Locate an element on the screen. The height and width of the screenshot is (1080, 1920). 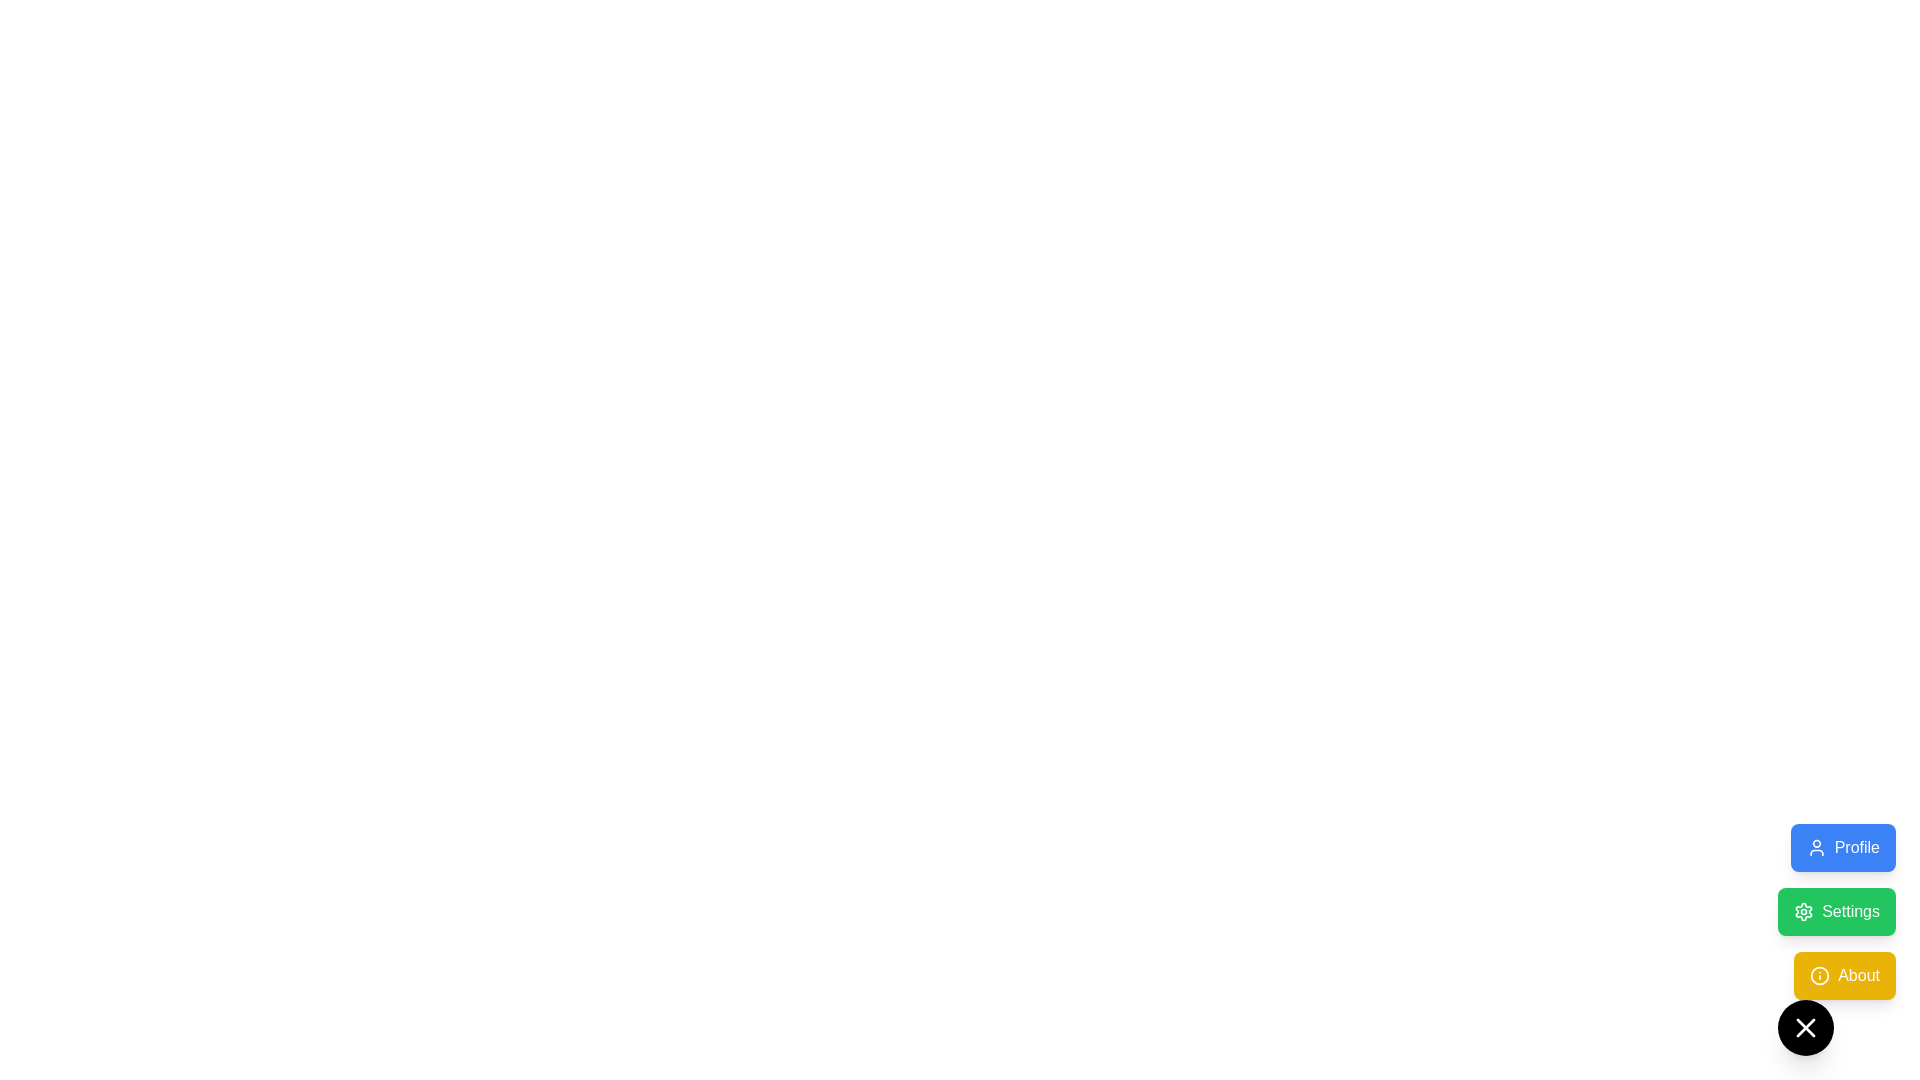
the 'Profile' icon located on the left side of the text label within the 'Profile' button at the bottom-right of the interface is located at coordinates (1816, 848).